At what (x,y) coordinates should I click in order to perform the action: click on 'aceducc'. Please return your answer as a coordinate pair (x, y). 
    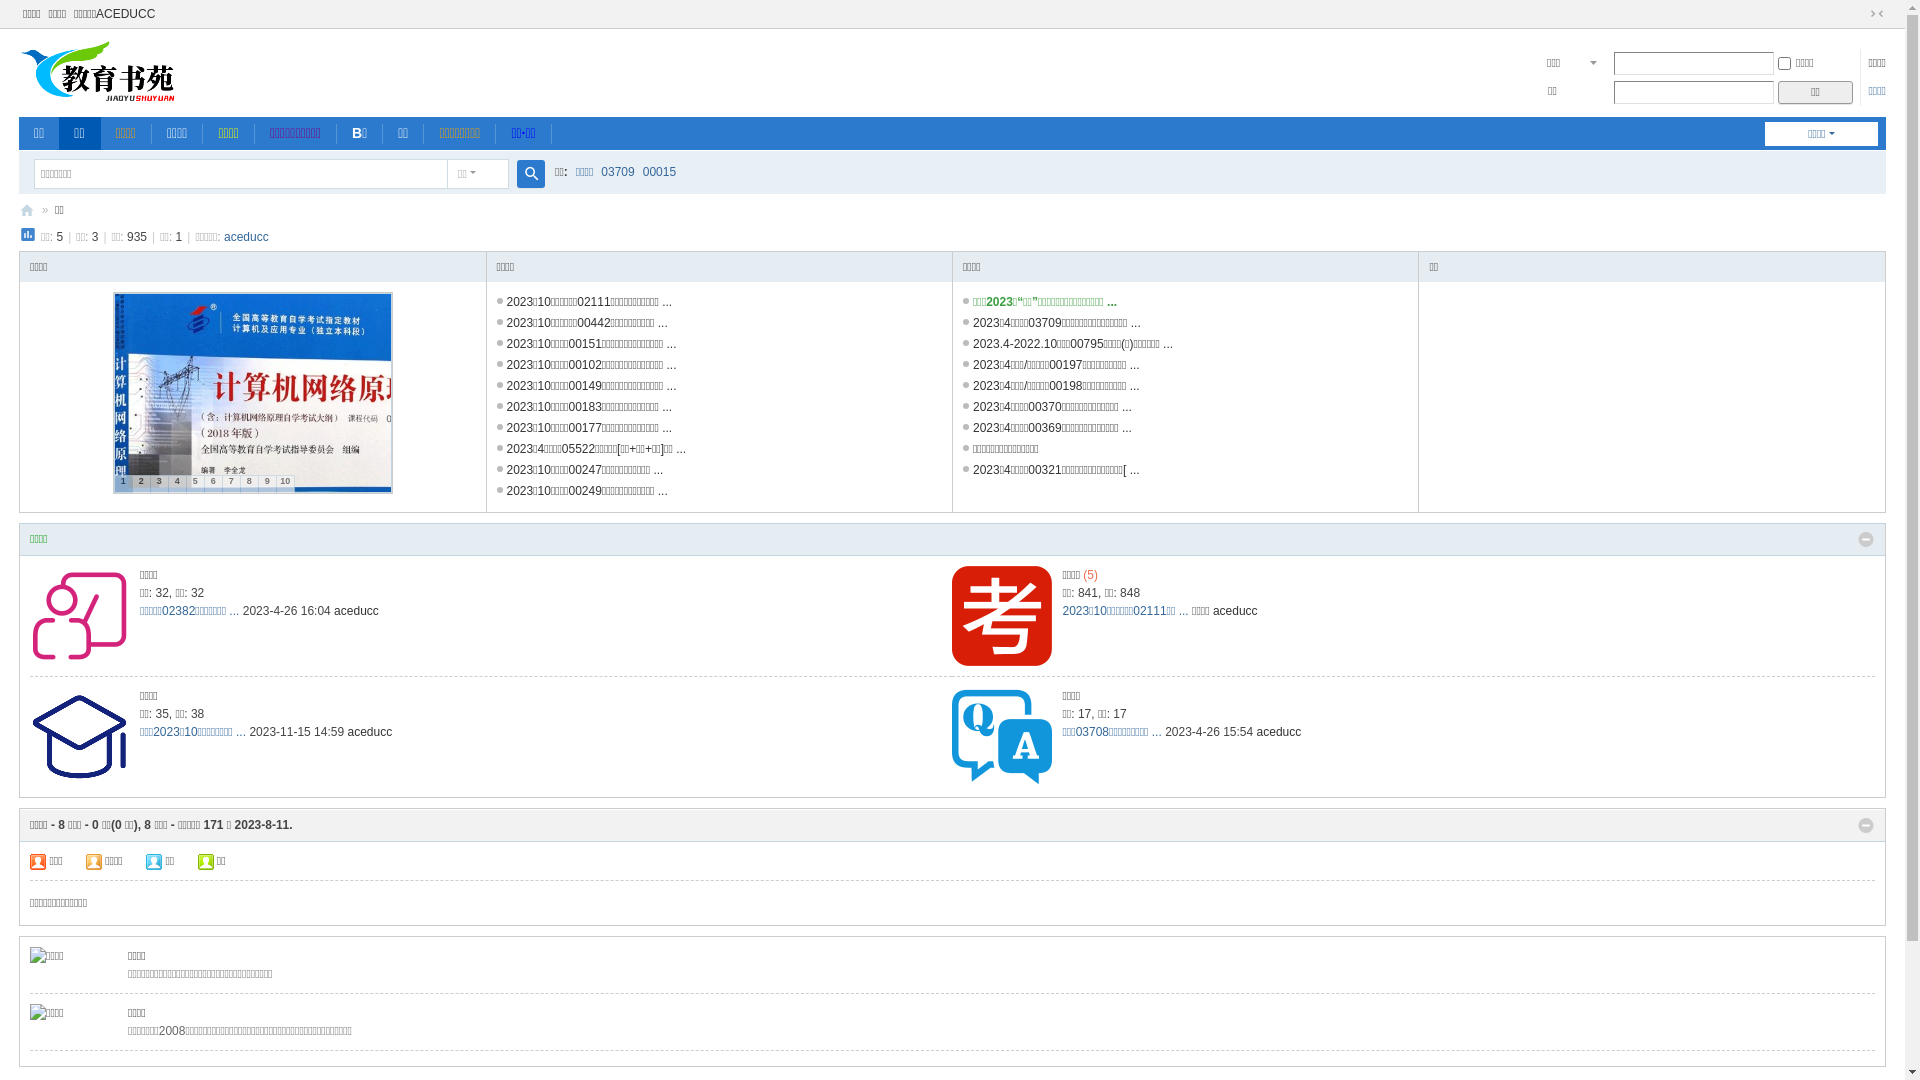
    Looking at the image, I should click on (224, 235).